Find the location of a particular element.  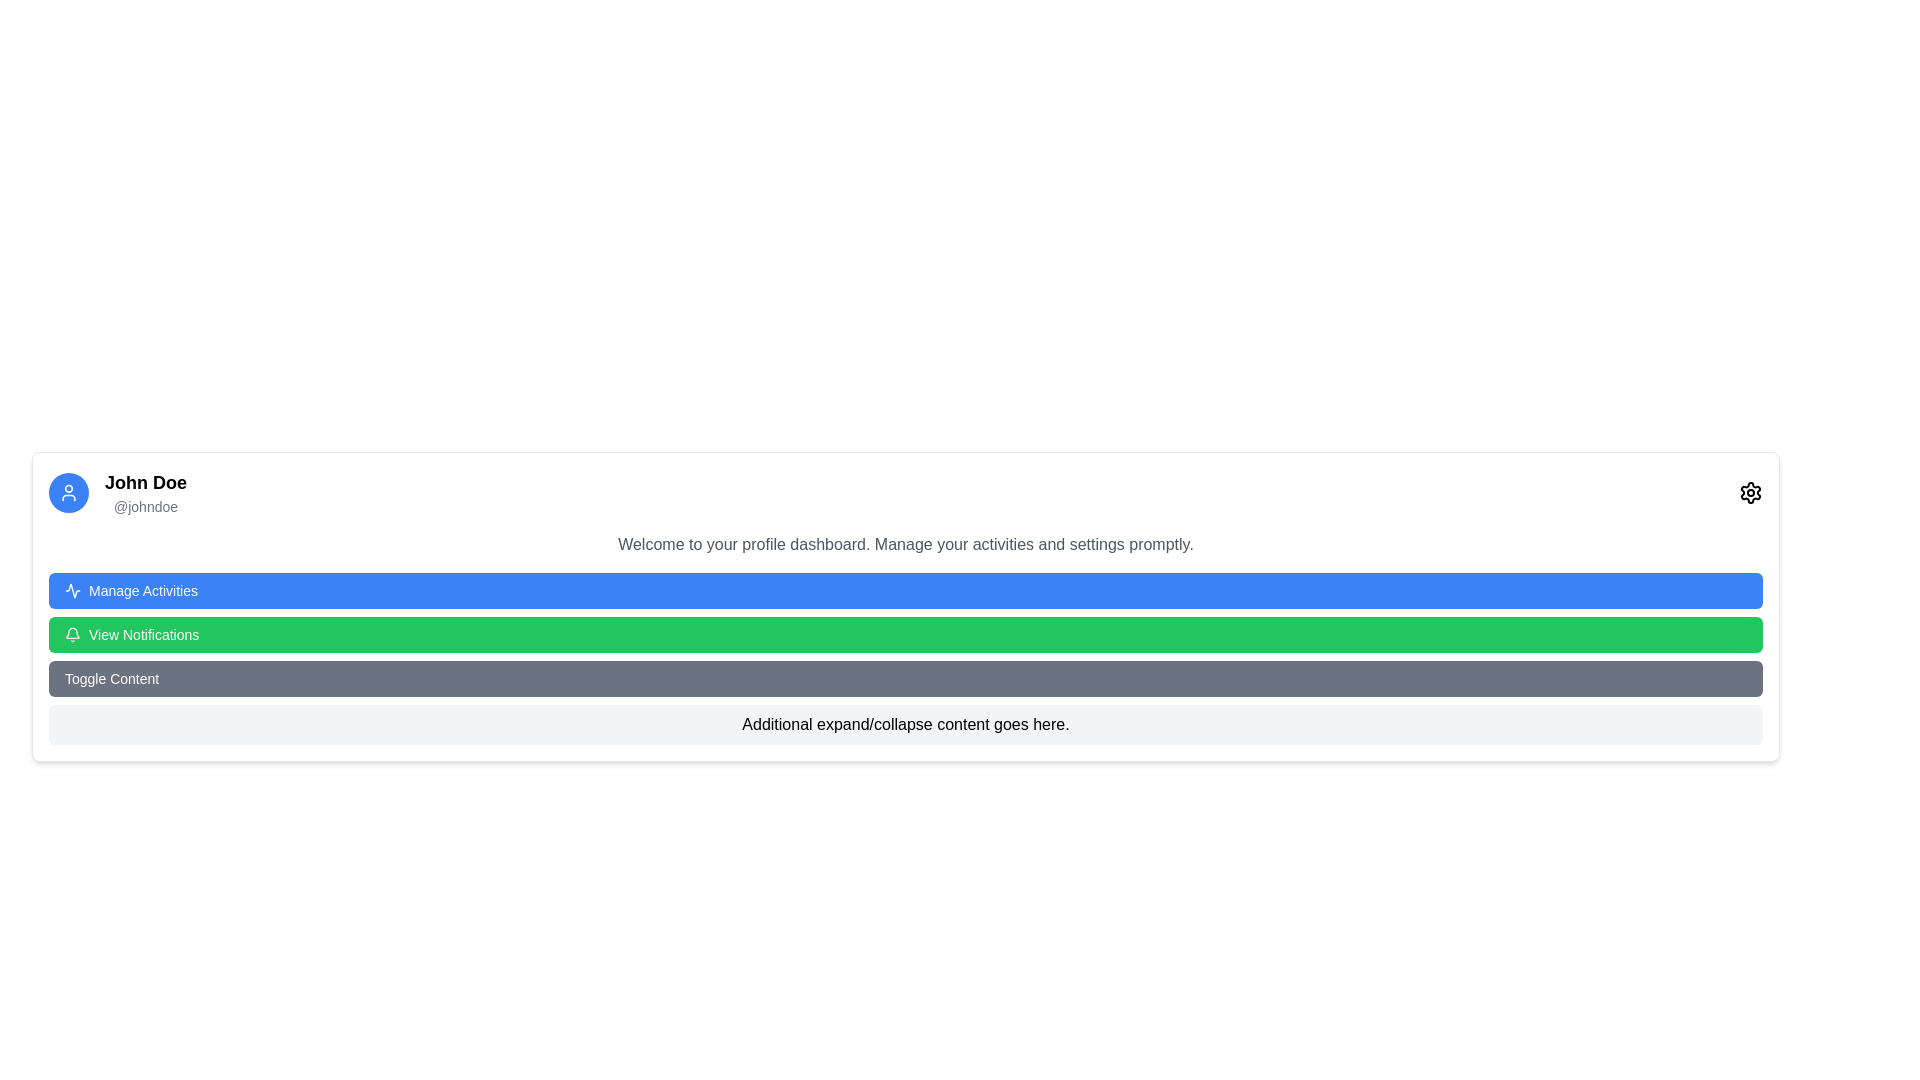

the bell icon within the green 'View Notifications' button, which has an outlined design without fill, indicating notifications is located at coordinates (72, 633).